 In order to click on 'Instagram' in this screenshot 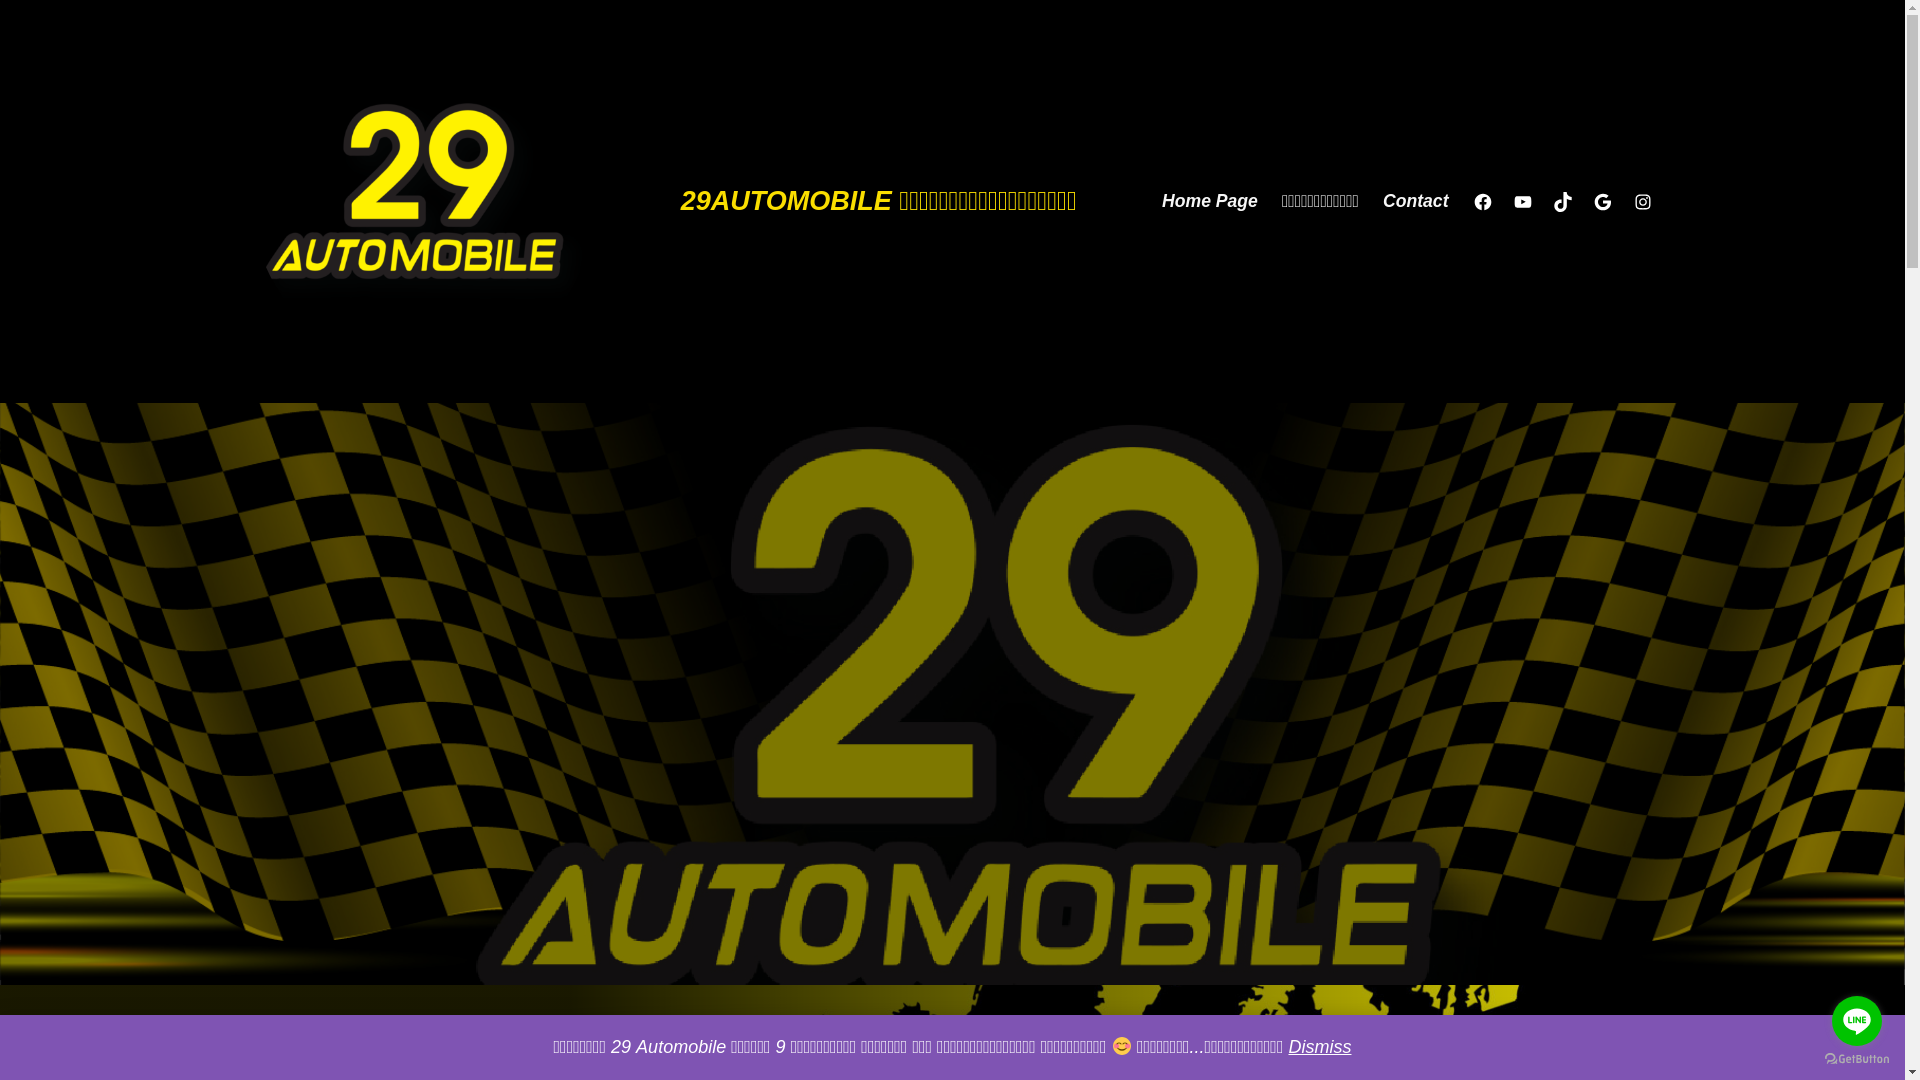, I will do `click(1641, 201)`.